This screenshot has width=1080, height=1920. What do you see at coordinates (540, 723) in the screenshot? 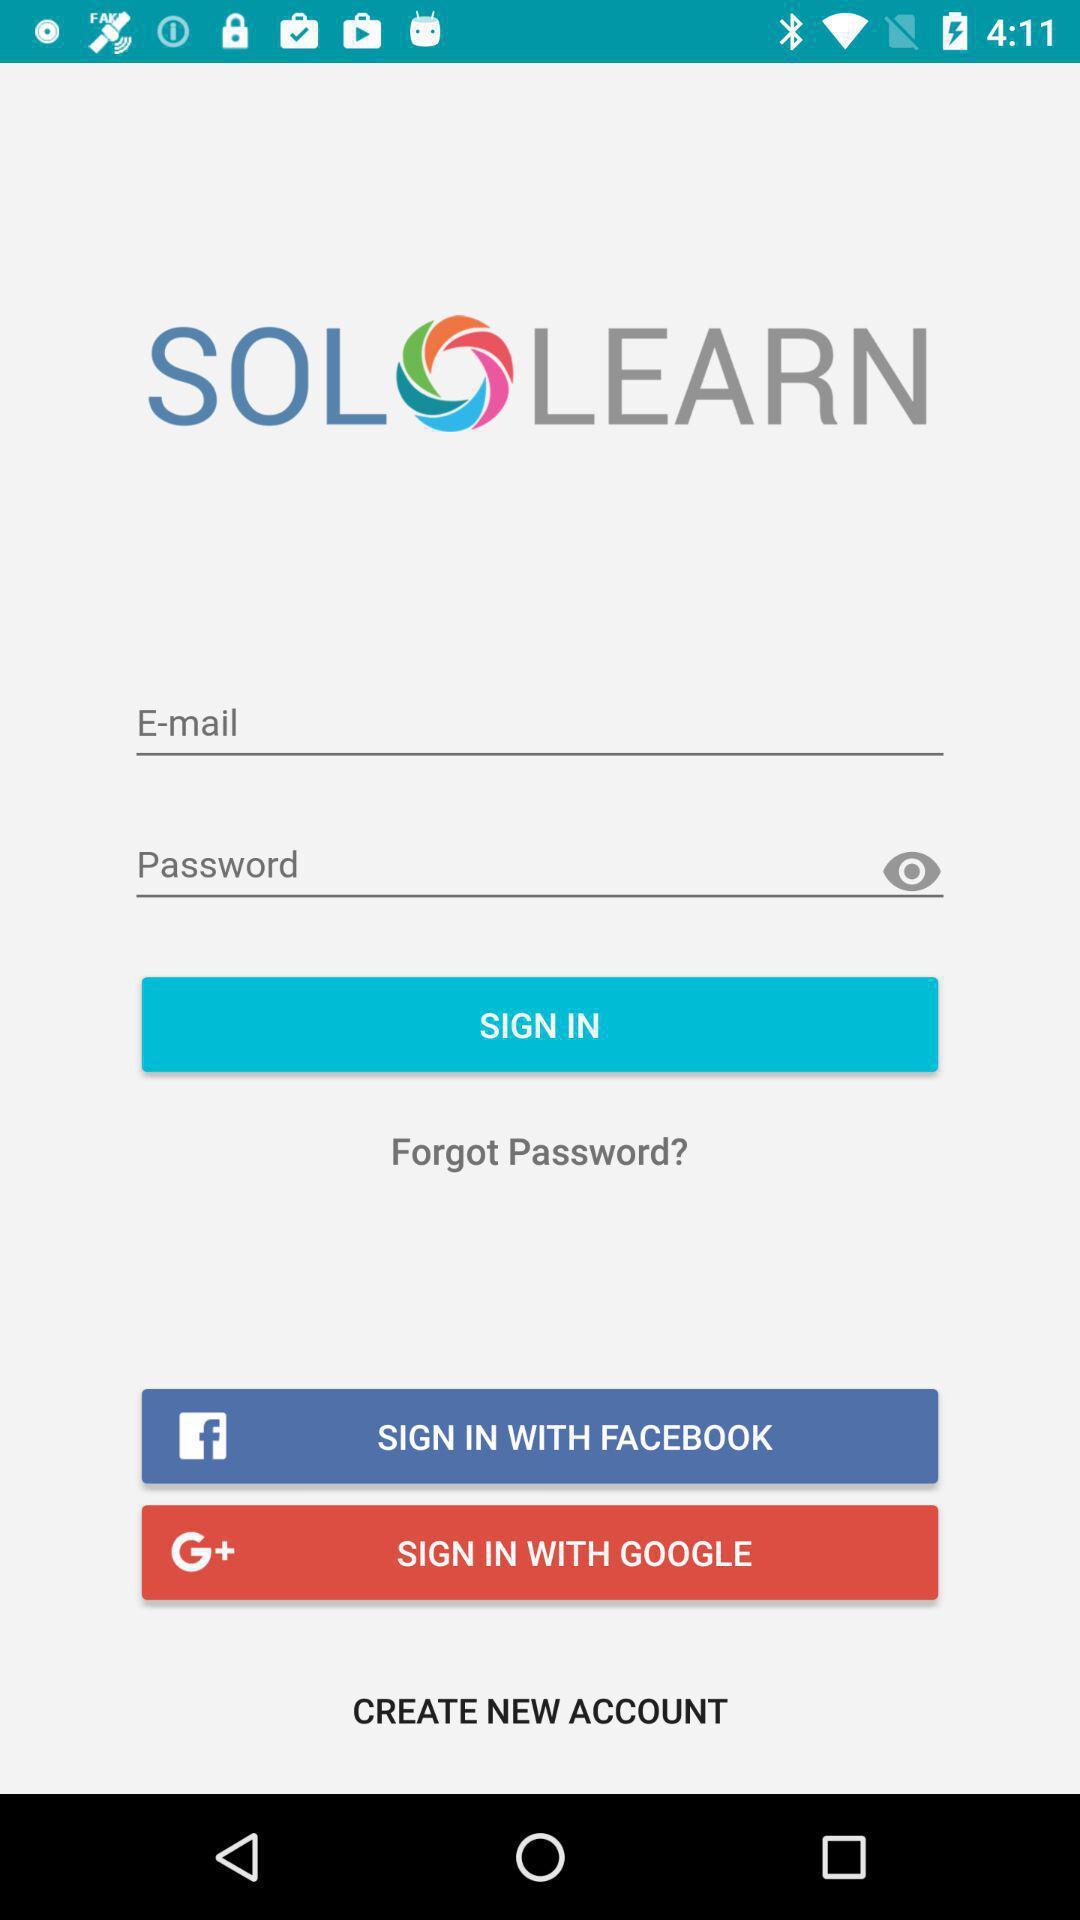
I see `email` at bounding box center [540, 723].